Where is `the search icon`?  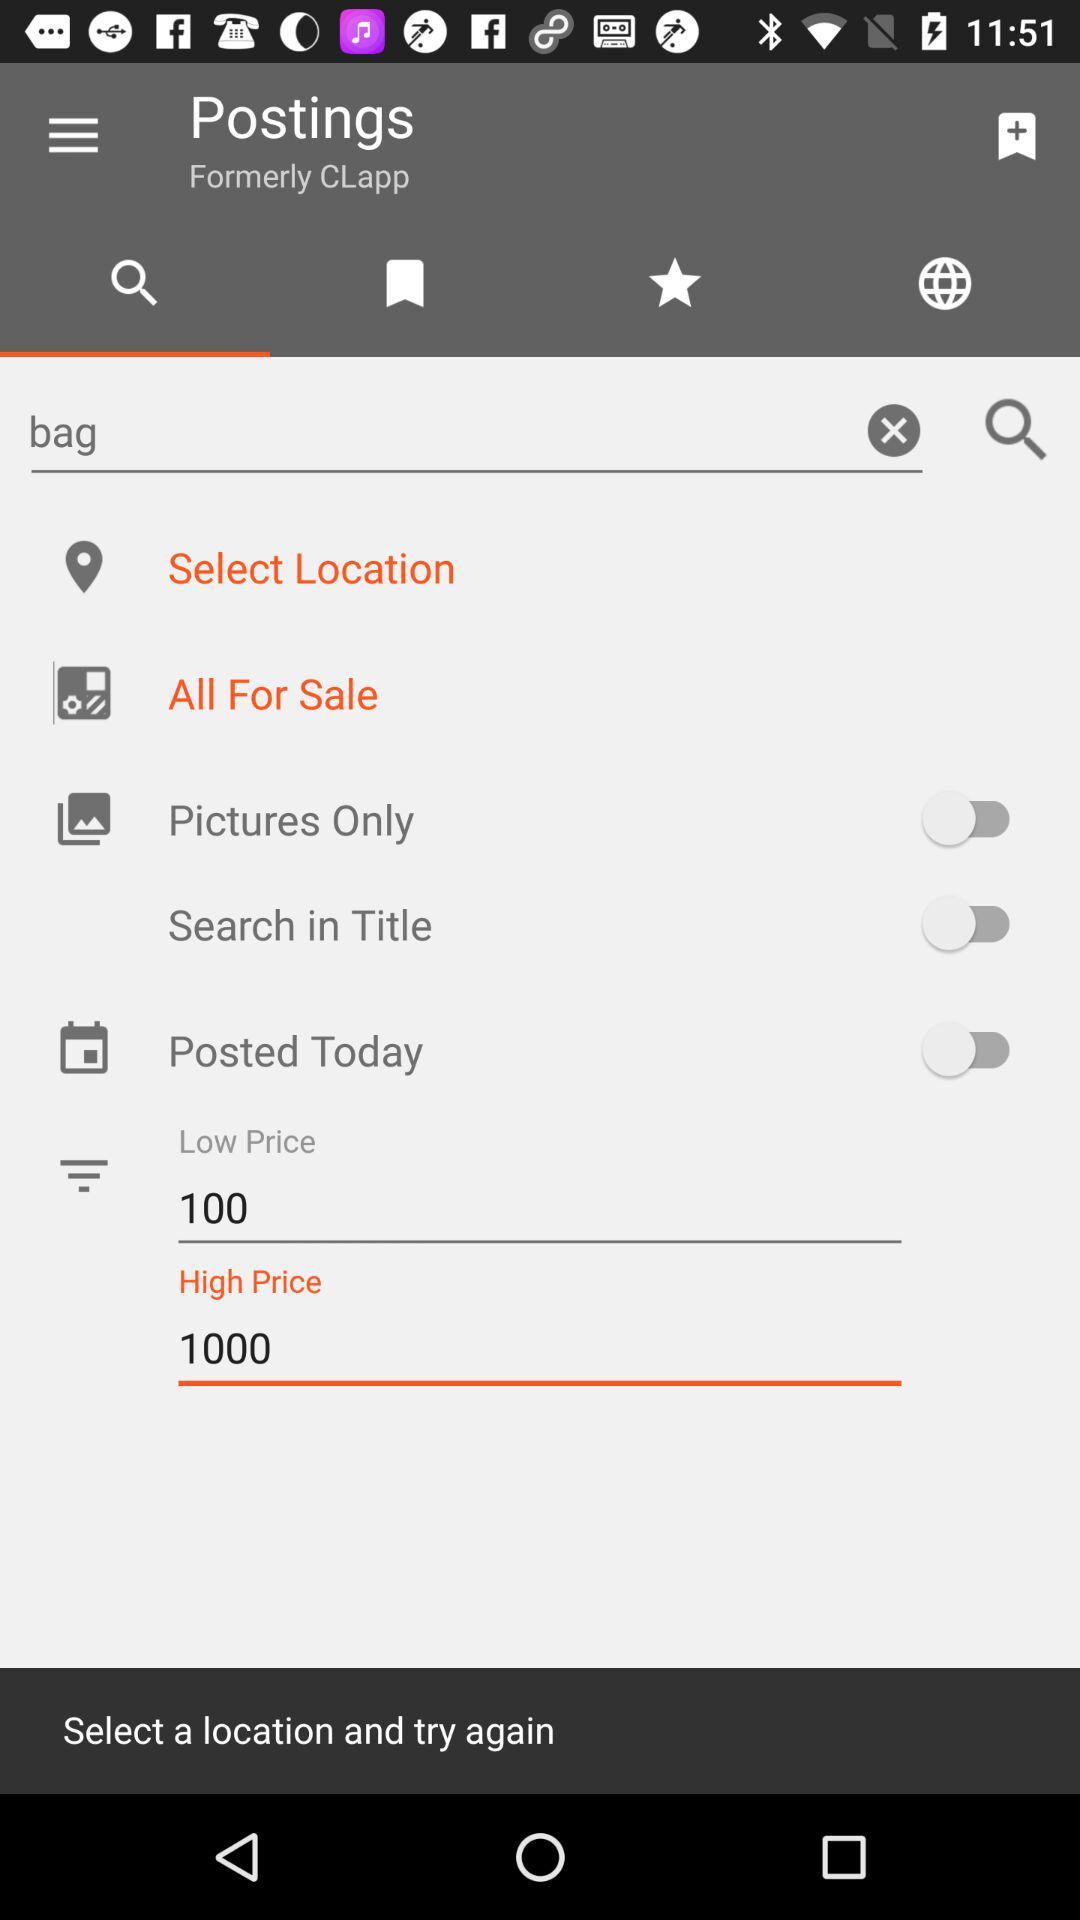
the search icon is located at coordinates (1017, 429).